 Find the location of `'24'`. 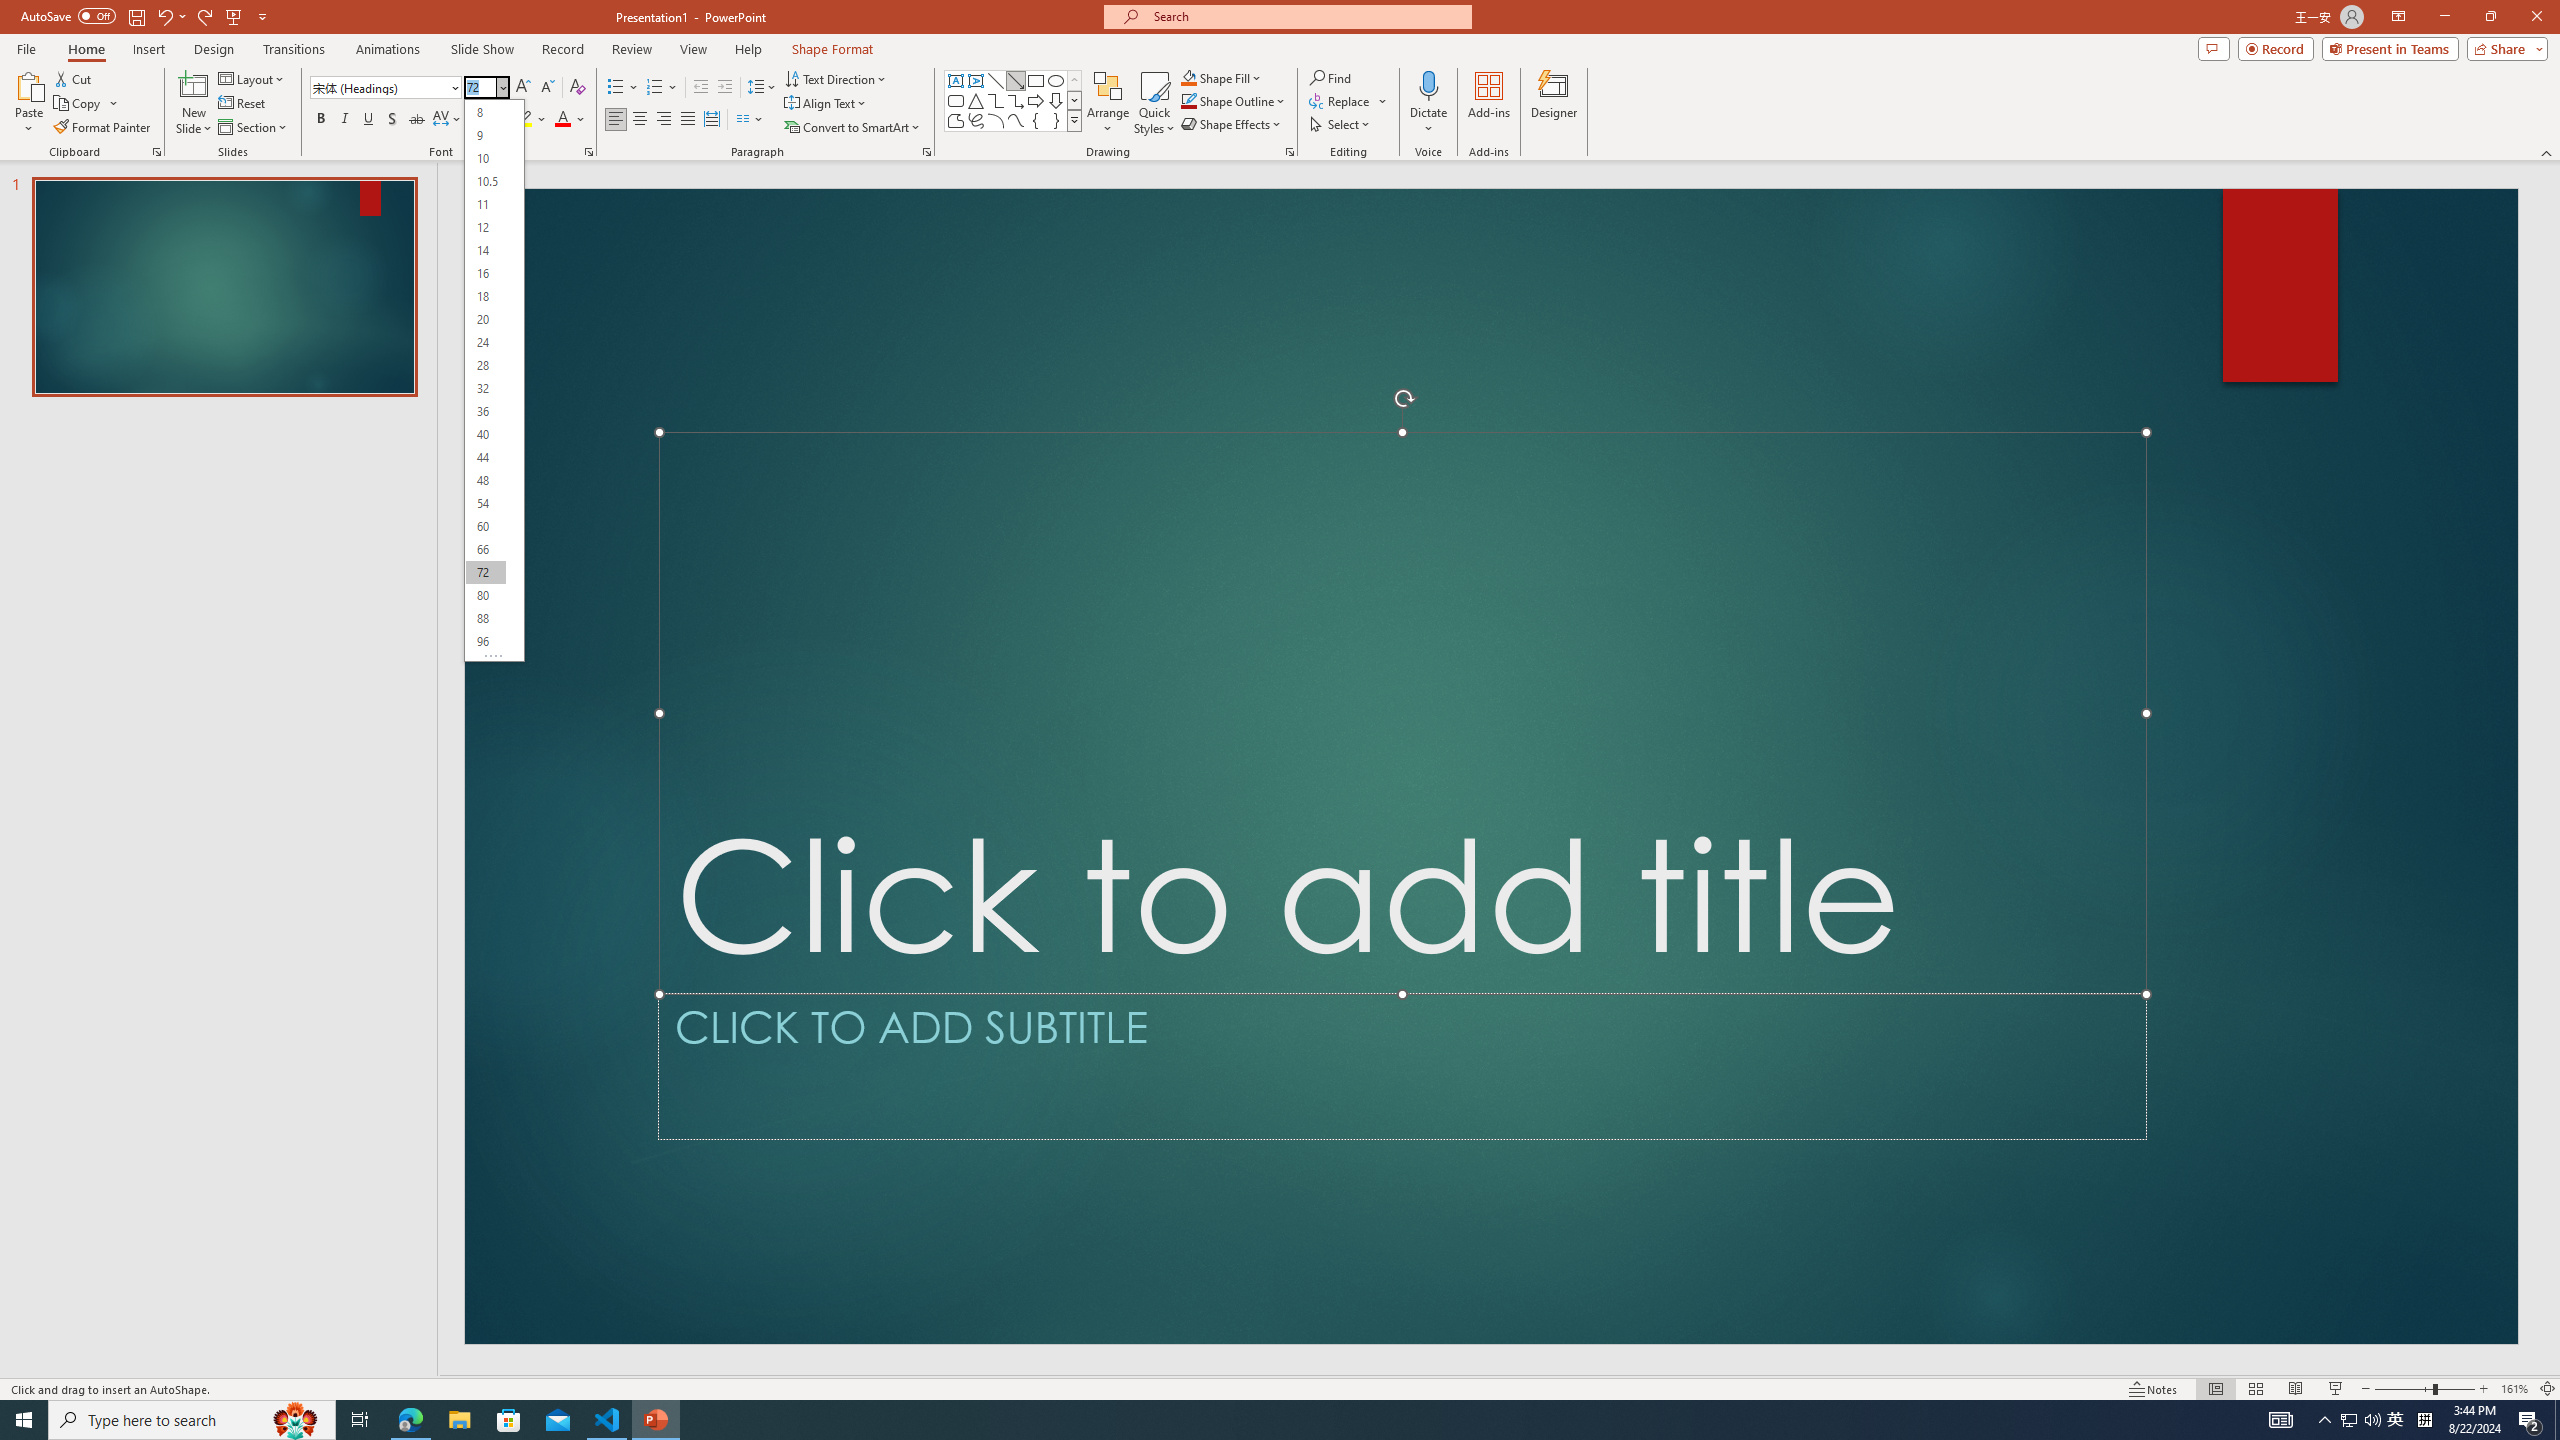

'24' is located at coordinates (485, 341).